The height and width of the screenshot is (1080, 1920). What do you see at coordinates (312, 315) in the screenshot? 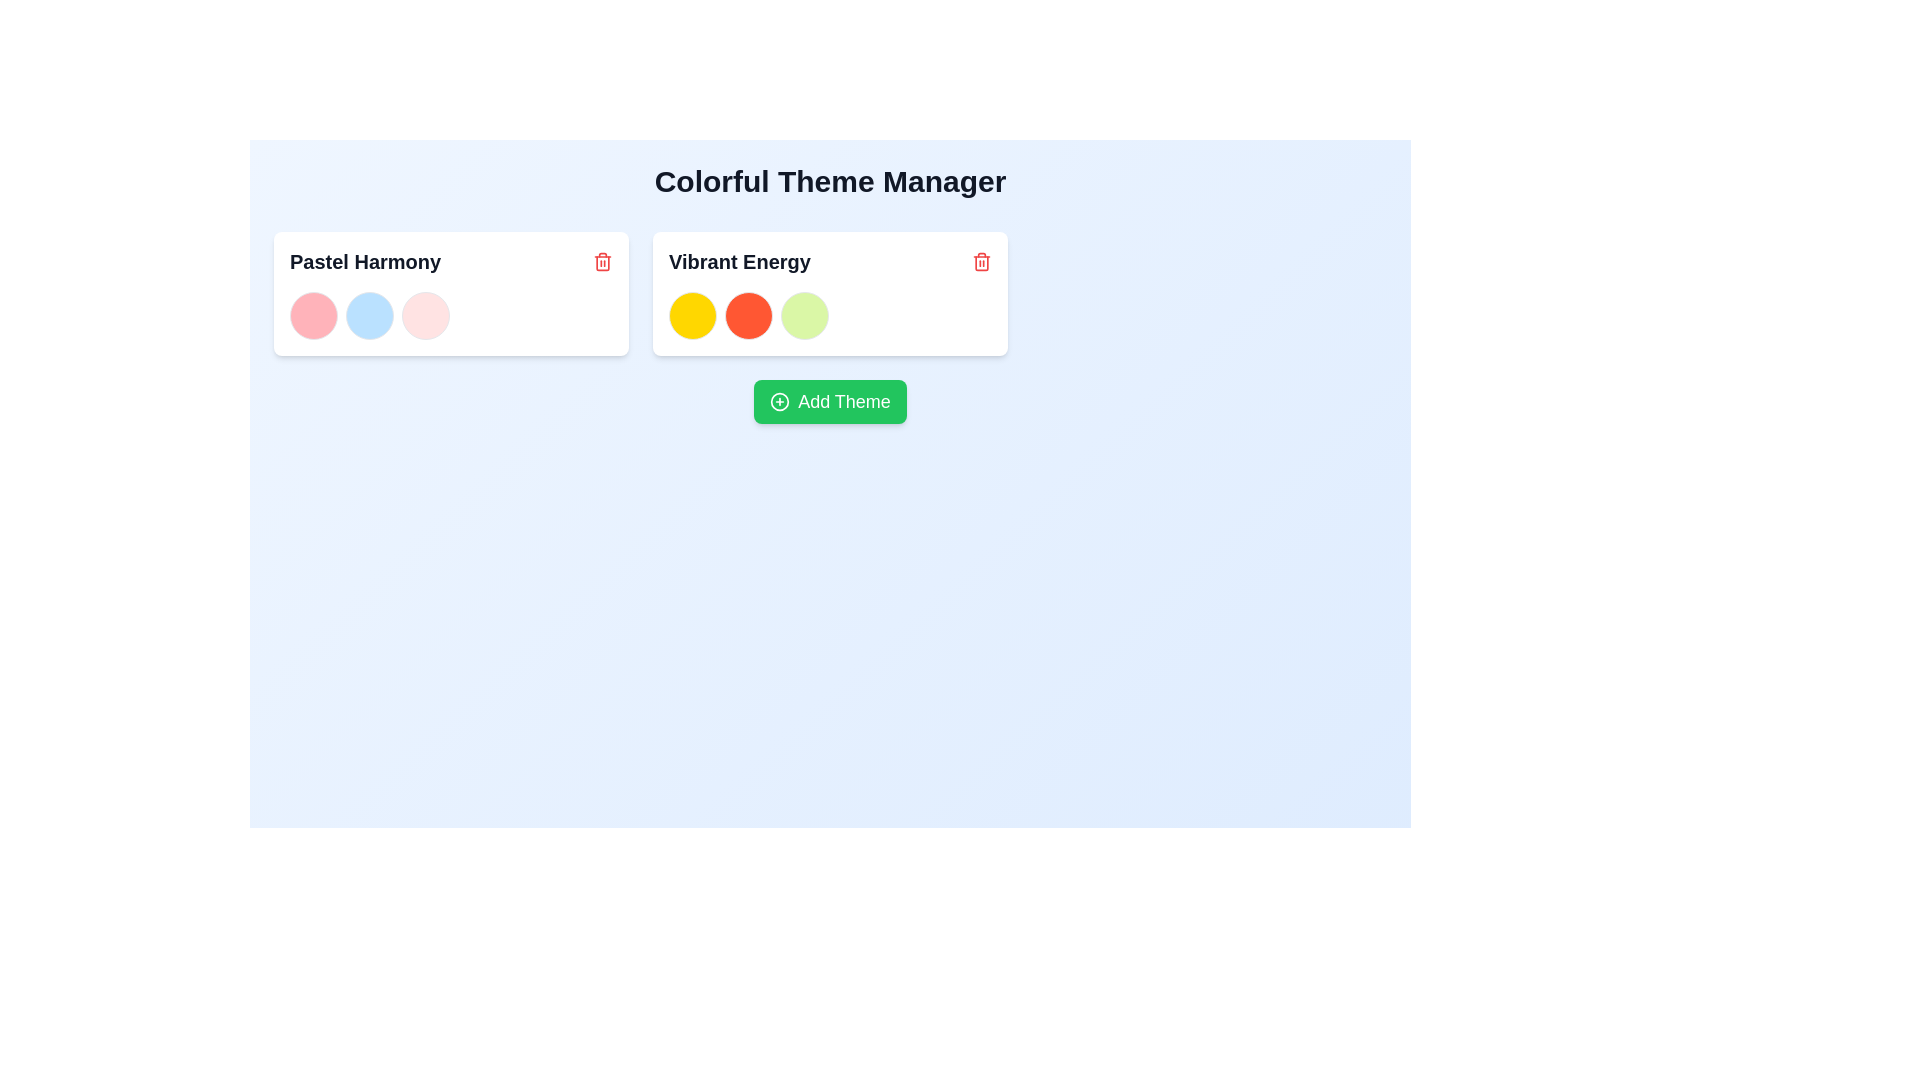
I see `the first circular component with a pastel pink background and a border, located within the 'Pastel Harmony' card on the left section of the interface` at bounding box center [312, 315].